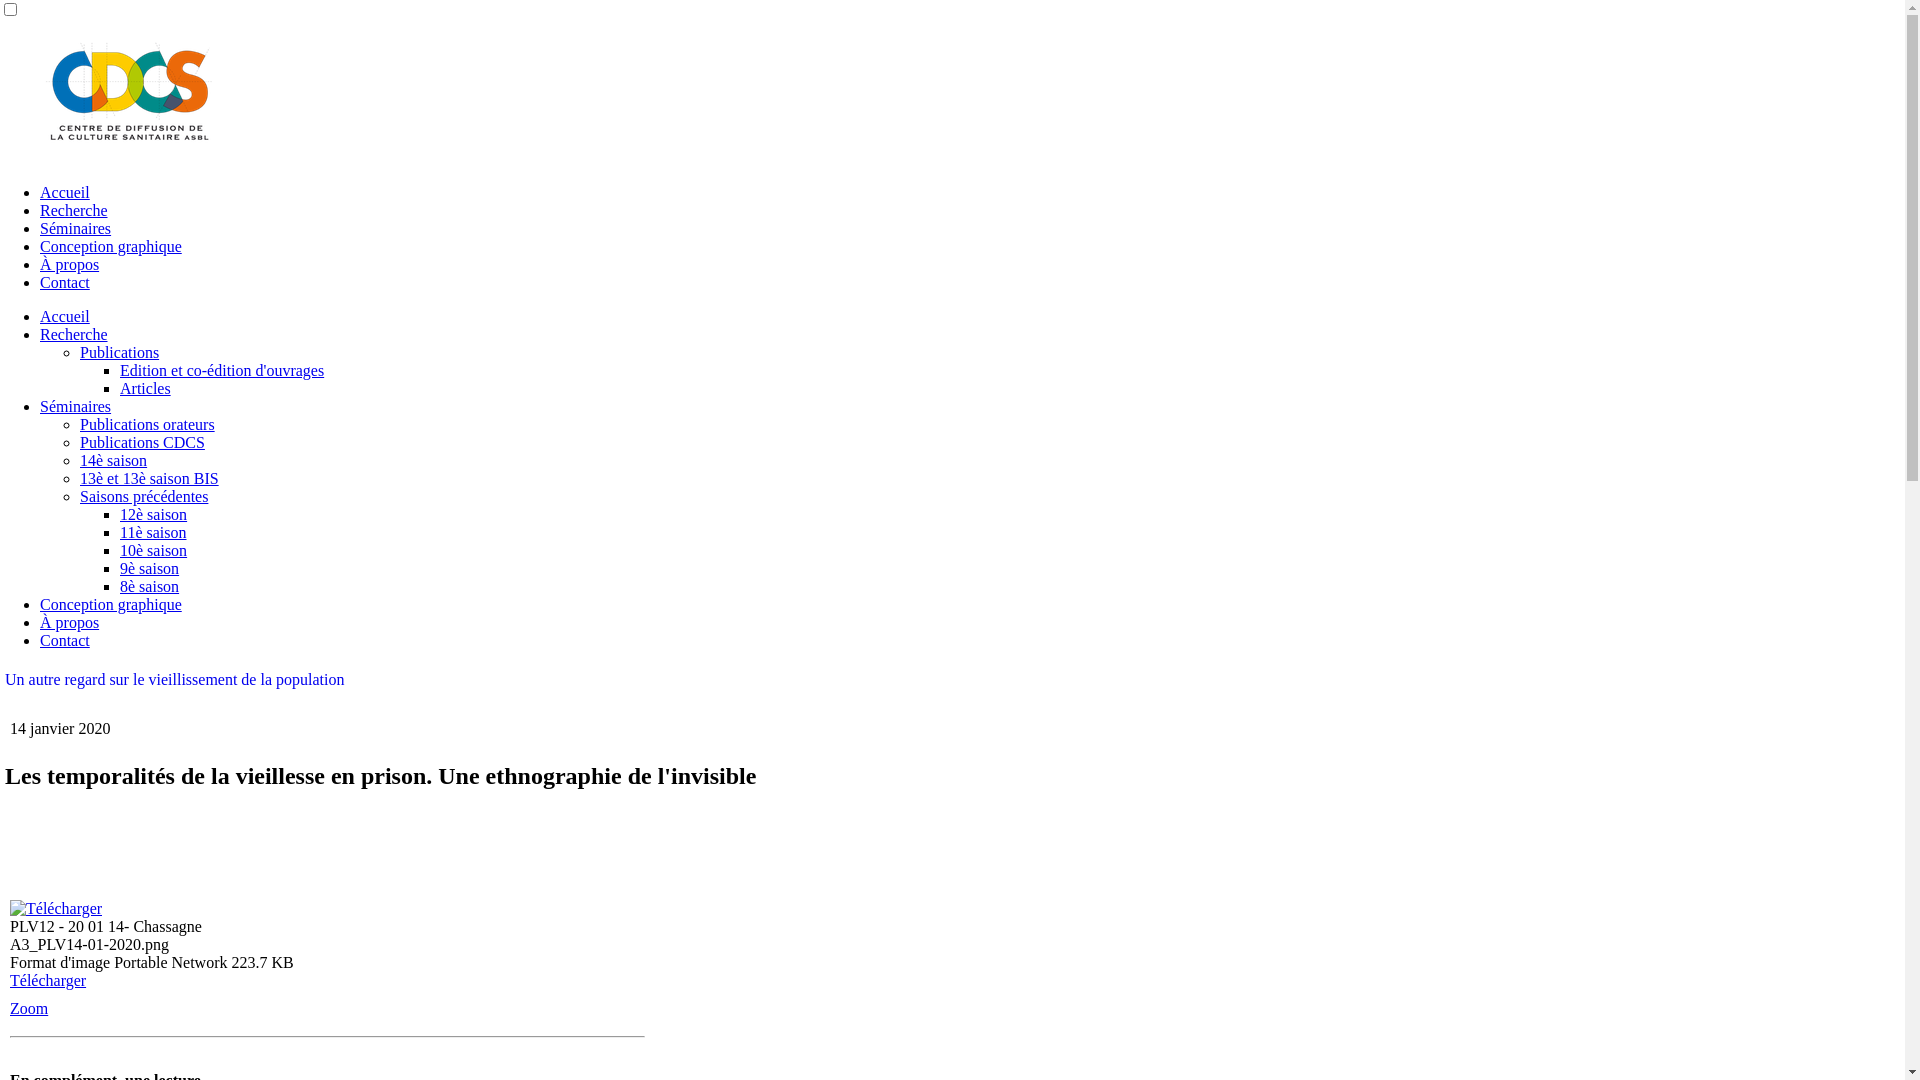  What do you see at coordinates (39, 192) in the screenshot?
I see `'Accueil'` at bounding box center [39, 192].